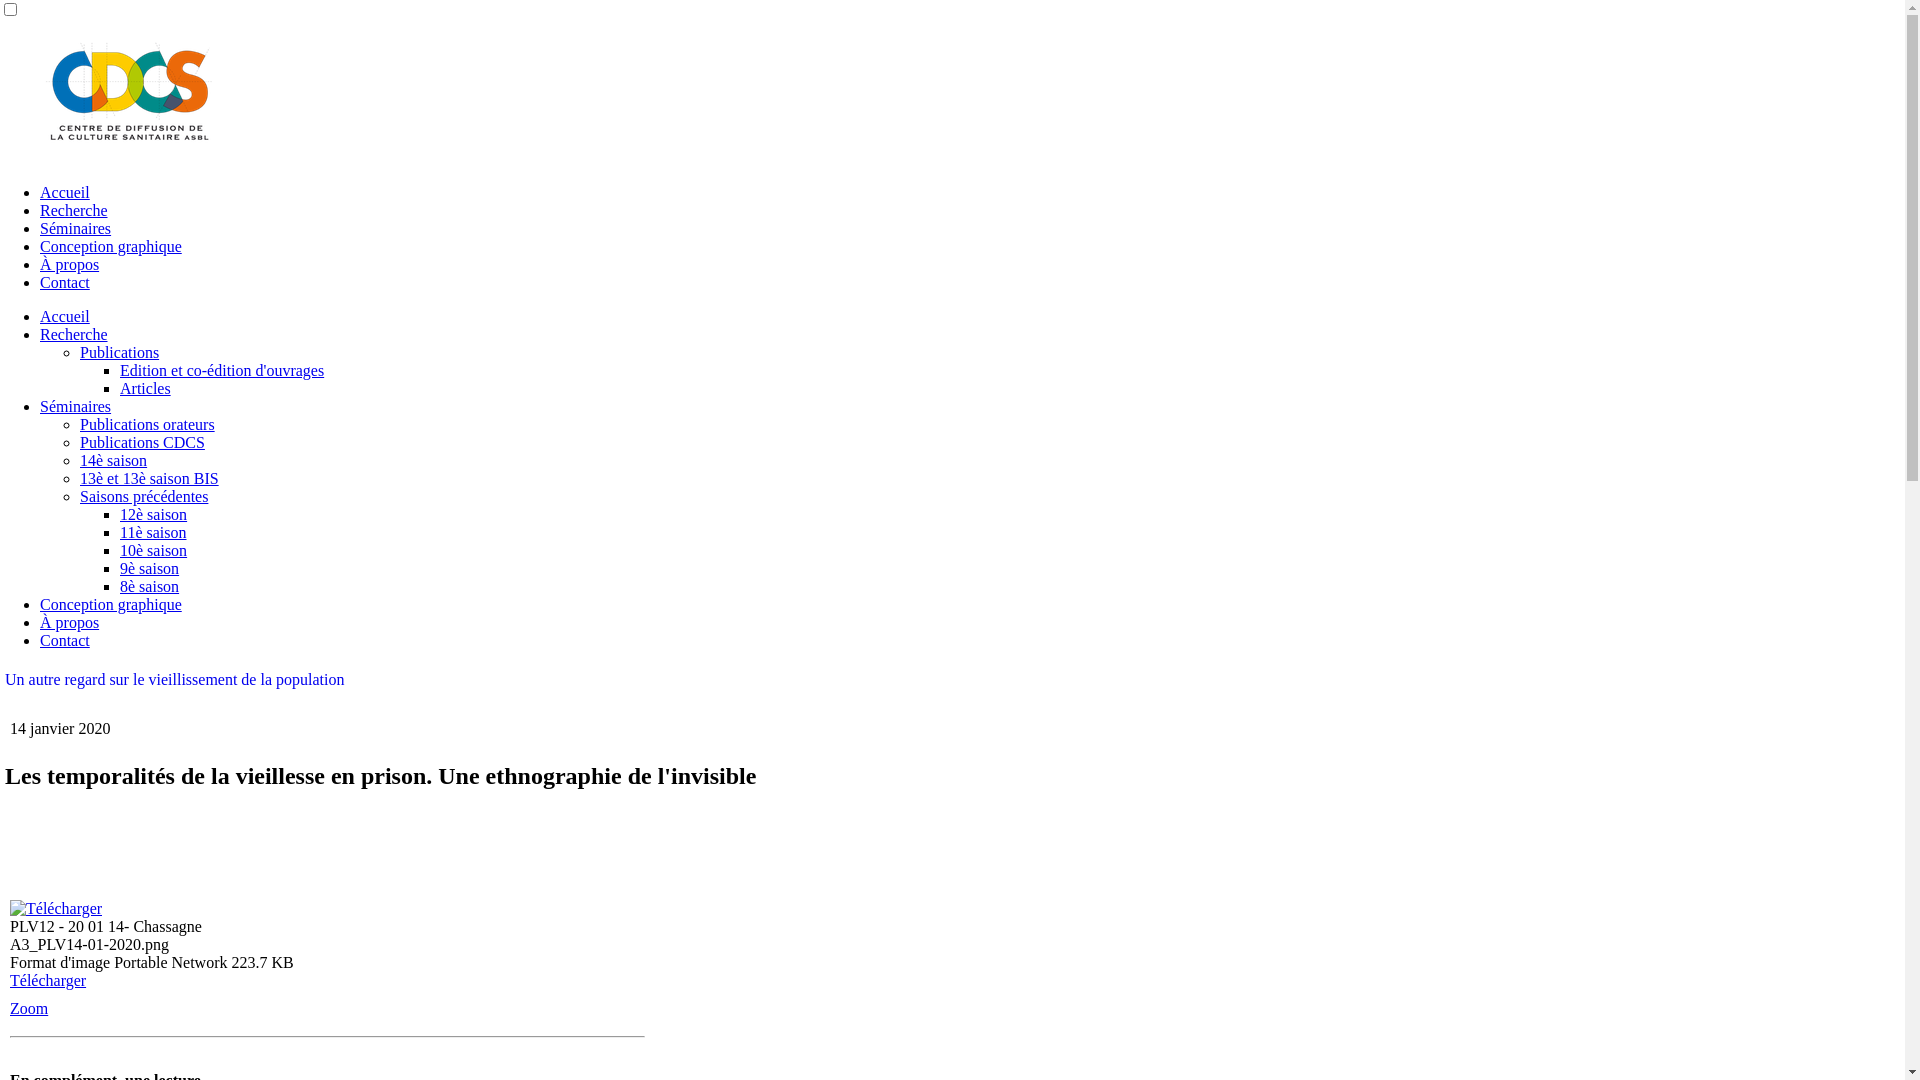  What do you see at coordinates (39, 192) in the screenshot?
I see `'Accueil'` at bounding box center [39, 192].